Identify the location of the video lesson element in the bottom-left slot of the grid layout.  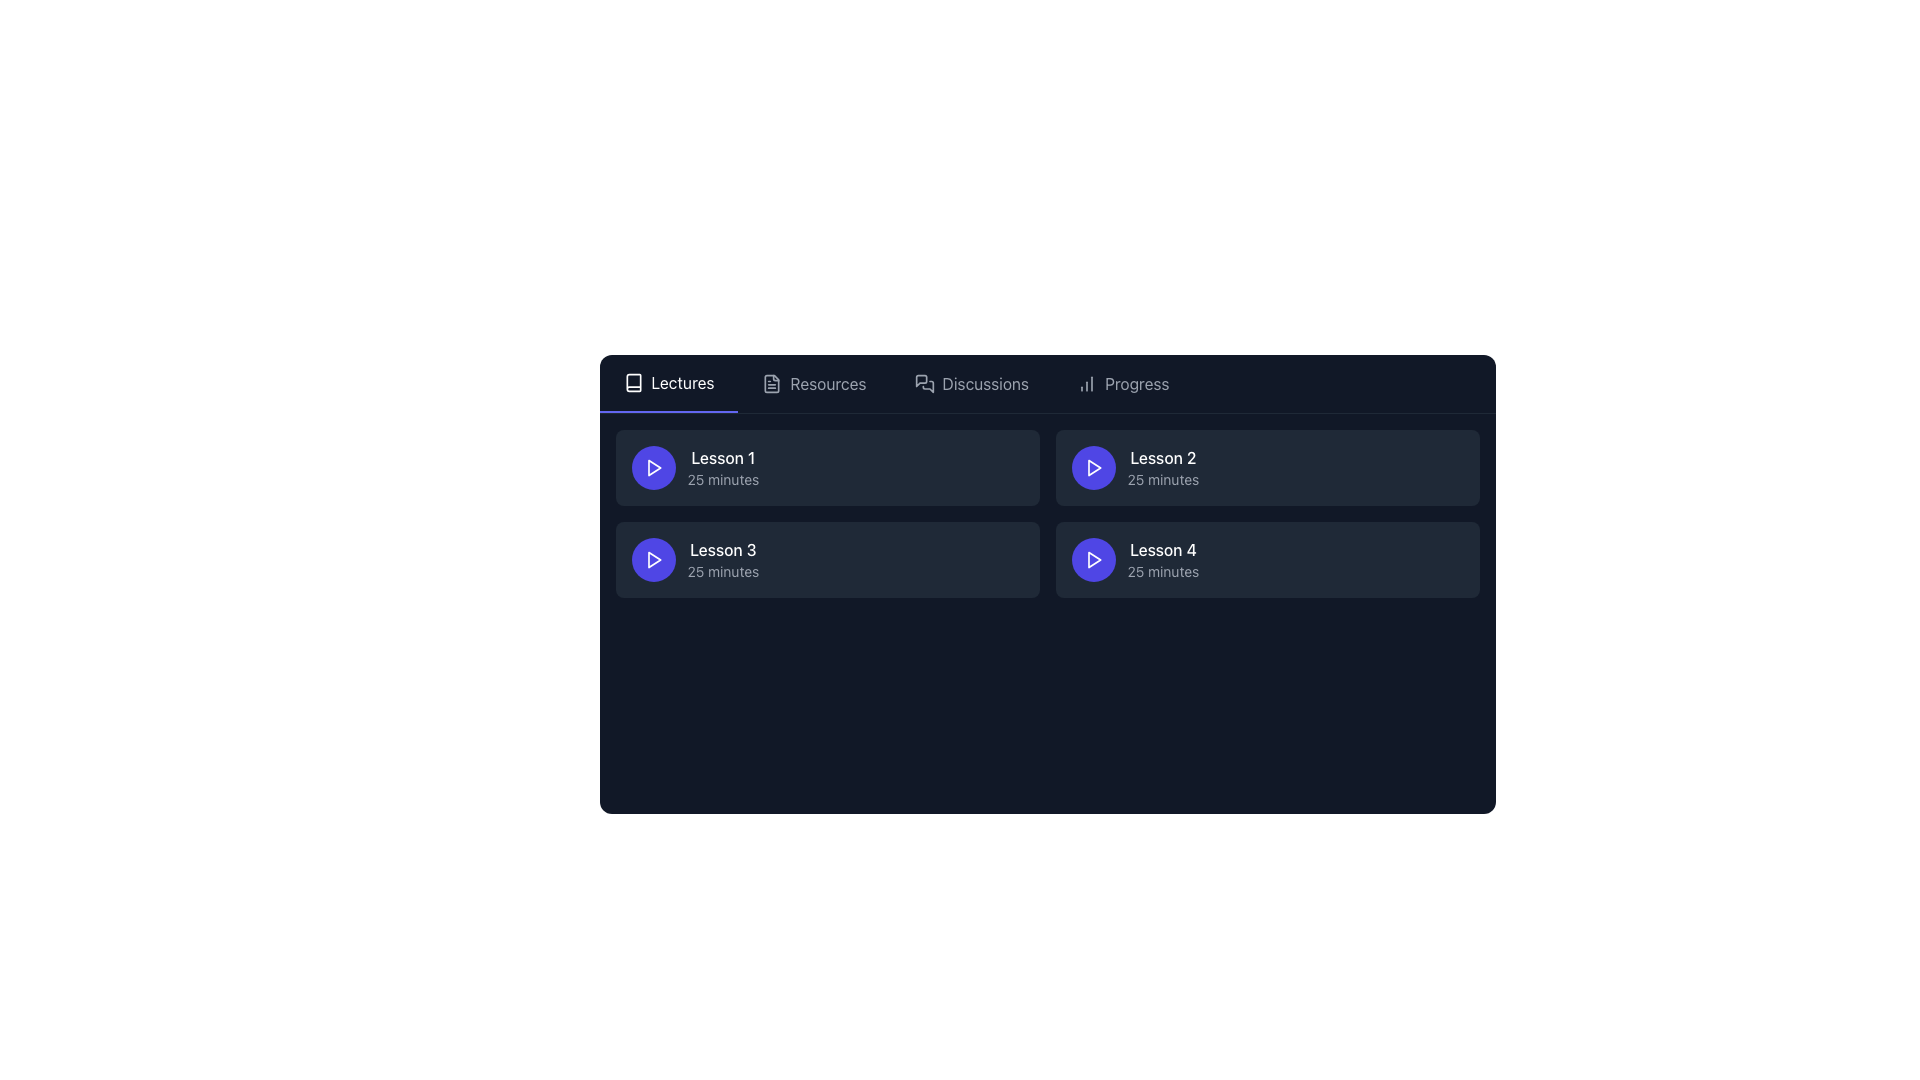
(827, 559).